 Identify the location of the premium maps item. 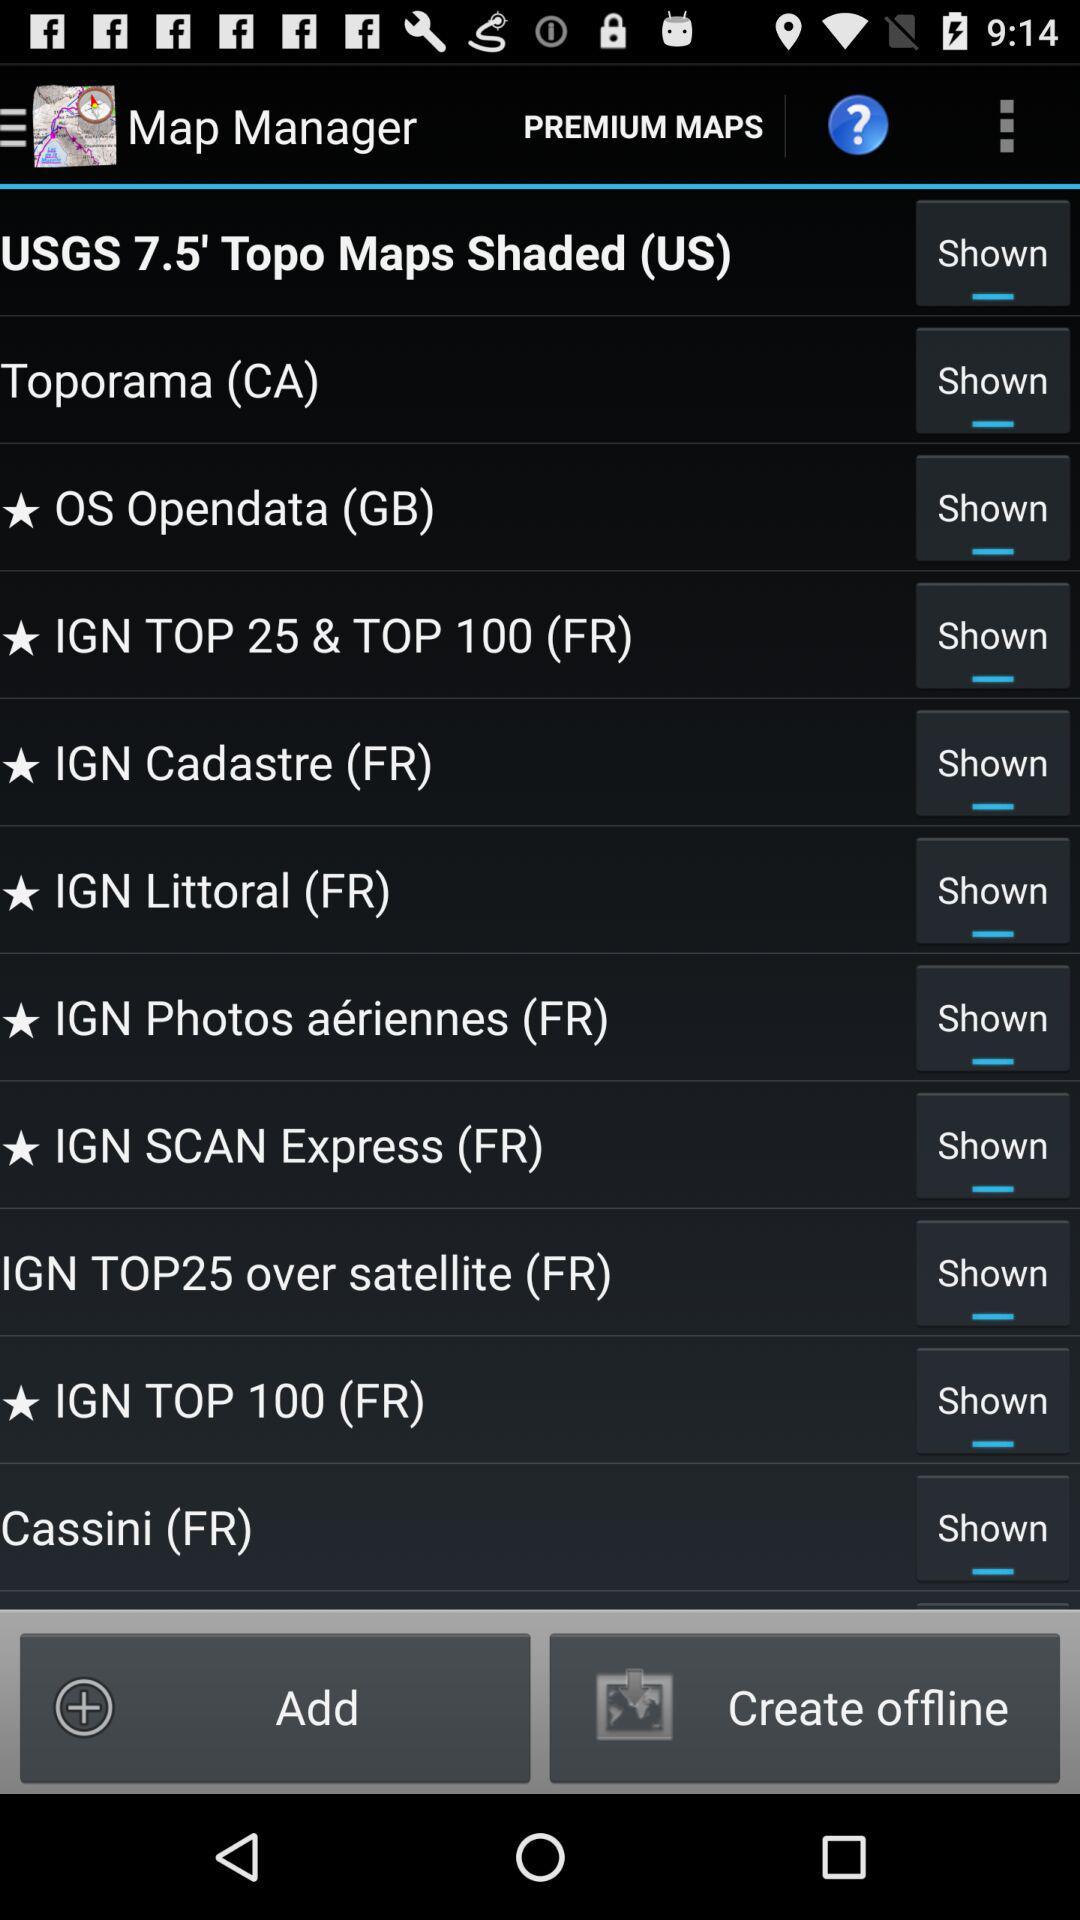
(643, 124).